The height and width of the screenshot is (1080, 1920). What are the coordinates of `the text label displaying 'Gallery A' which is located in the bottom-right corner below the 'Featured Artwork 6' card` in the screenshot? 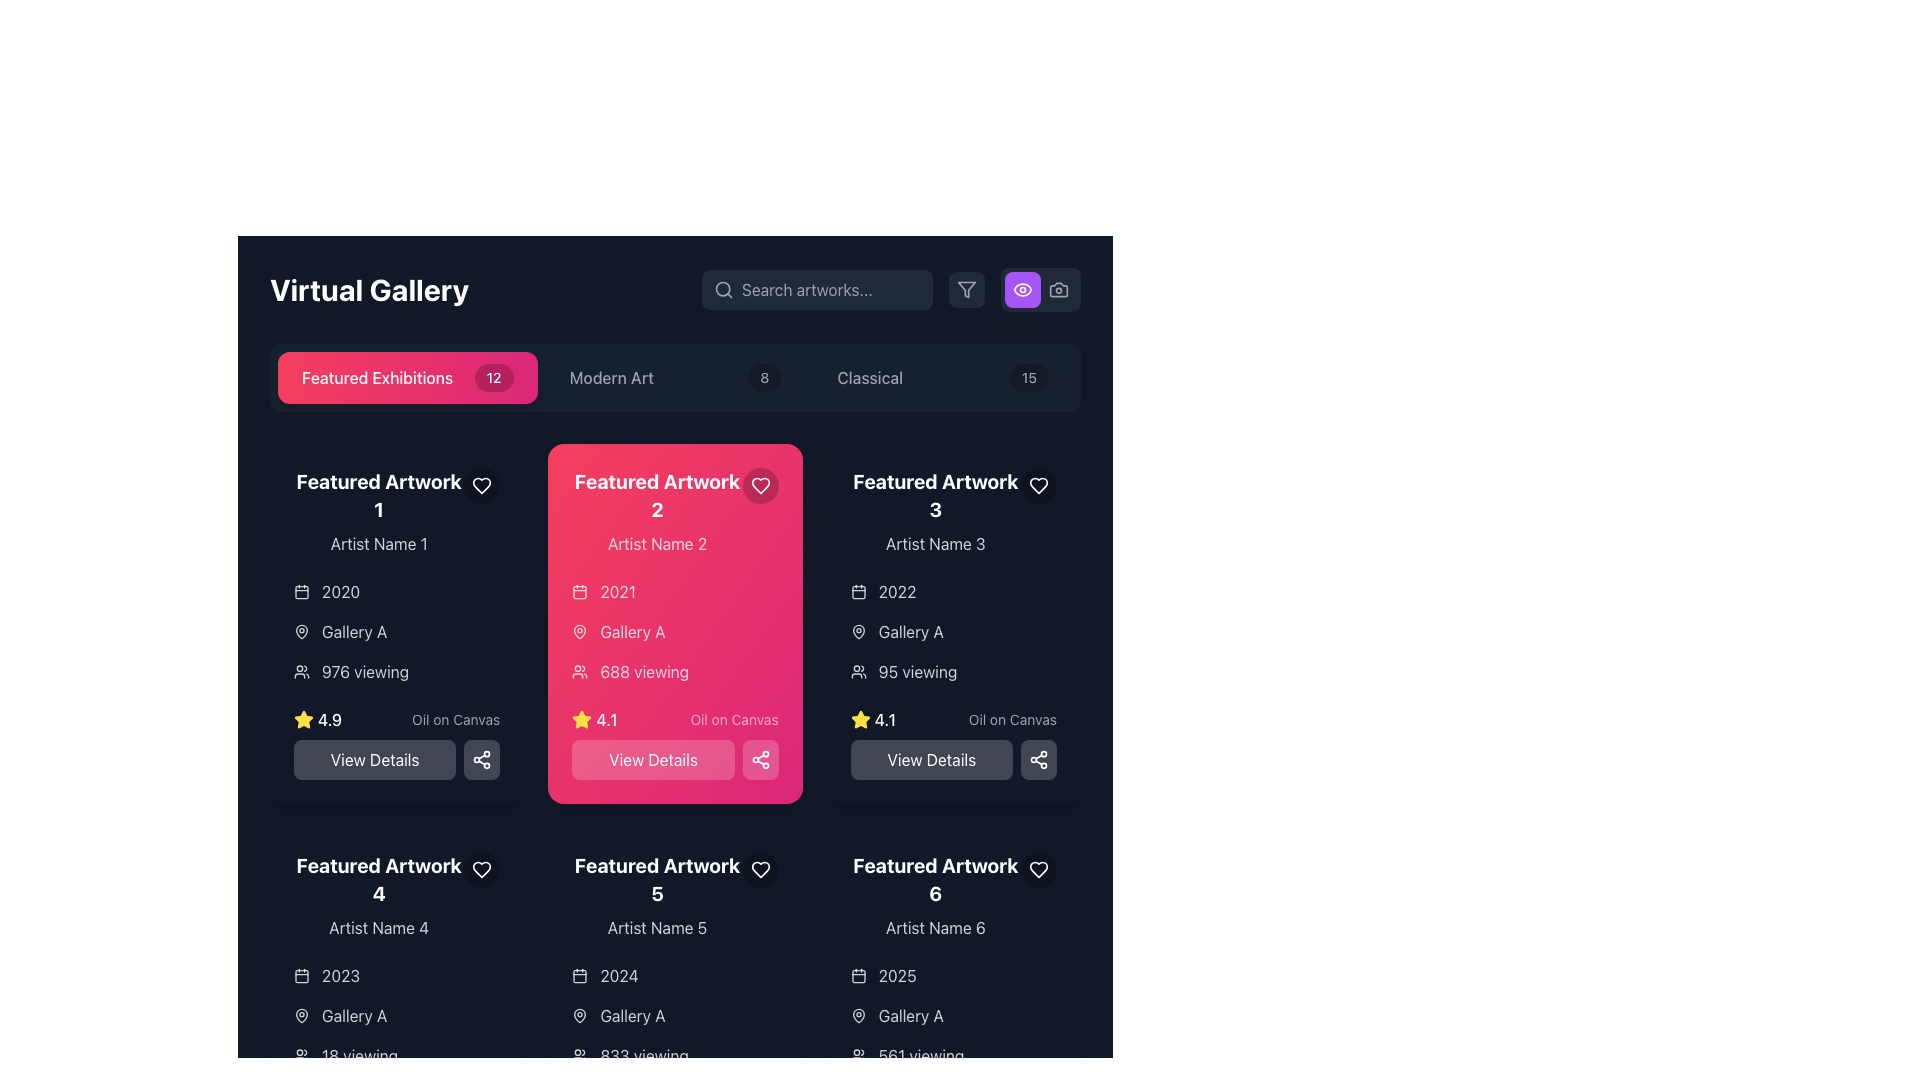 It's located at (910, 1015).